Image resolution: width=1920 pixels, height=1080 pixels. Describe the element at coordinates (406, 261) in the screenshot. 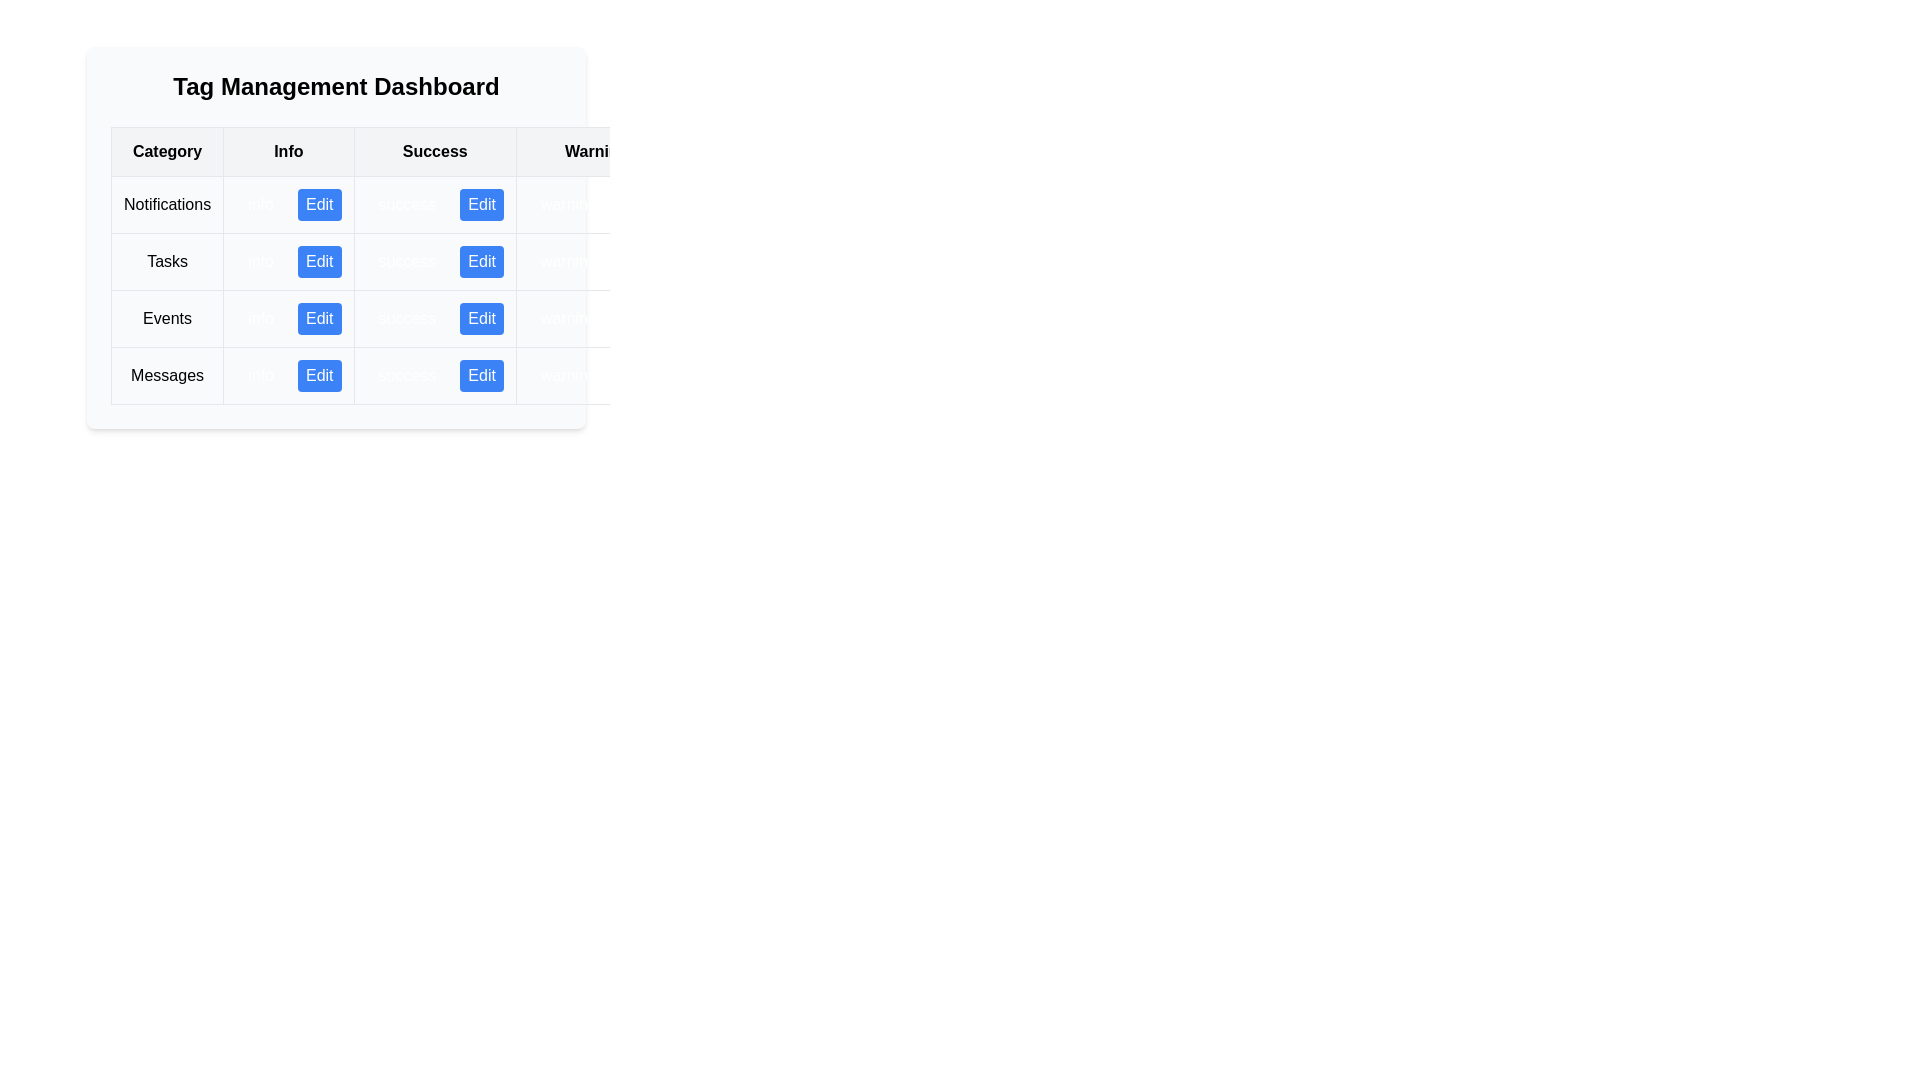

I see `the 'success' status tag located in the second row of the table, positioned to the left of the blue 'Edit' button` at that location.